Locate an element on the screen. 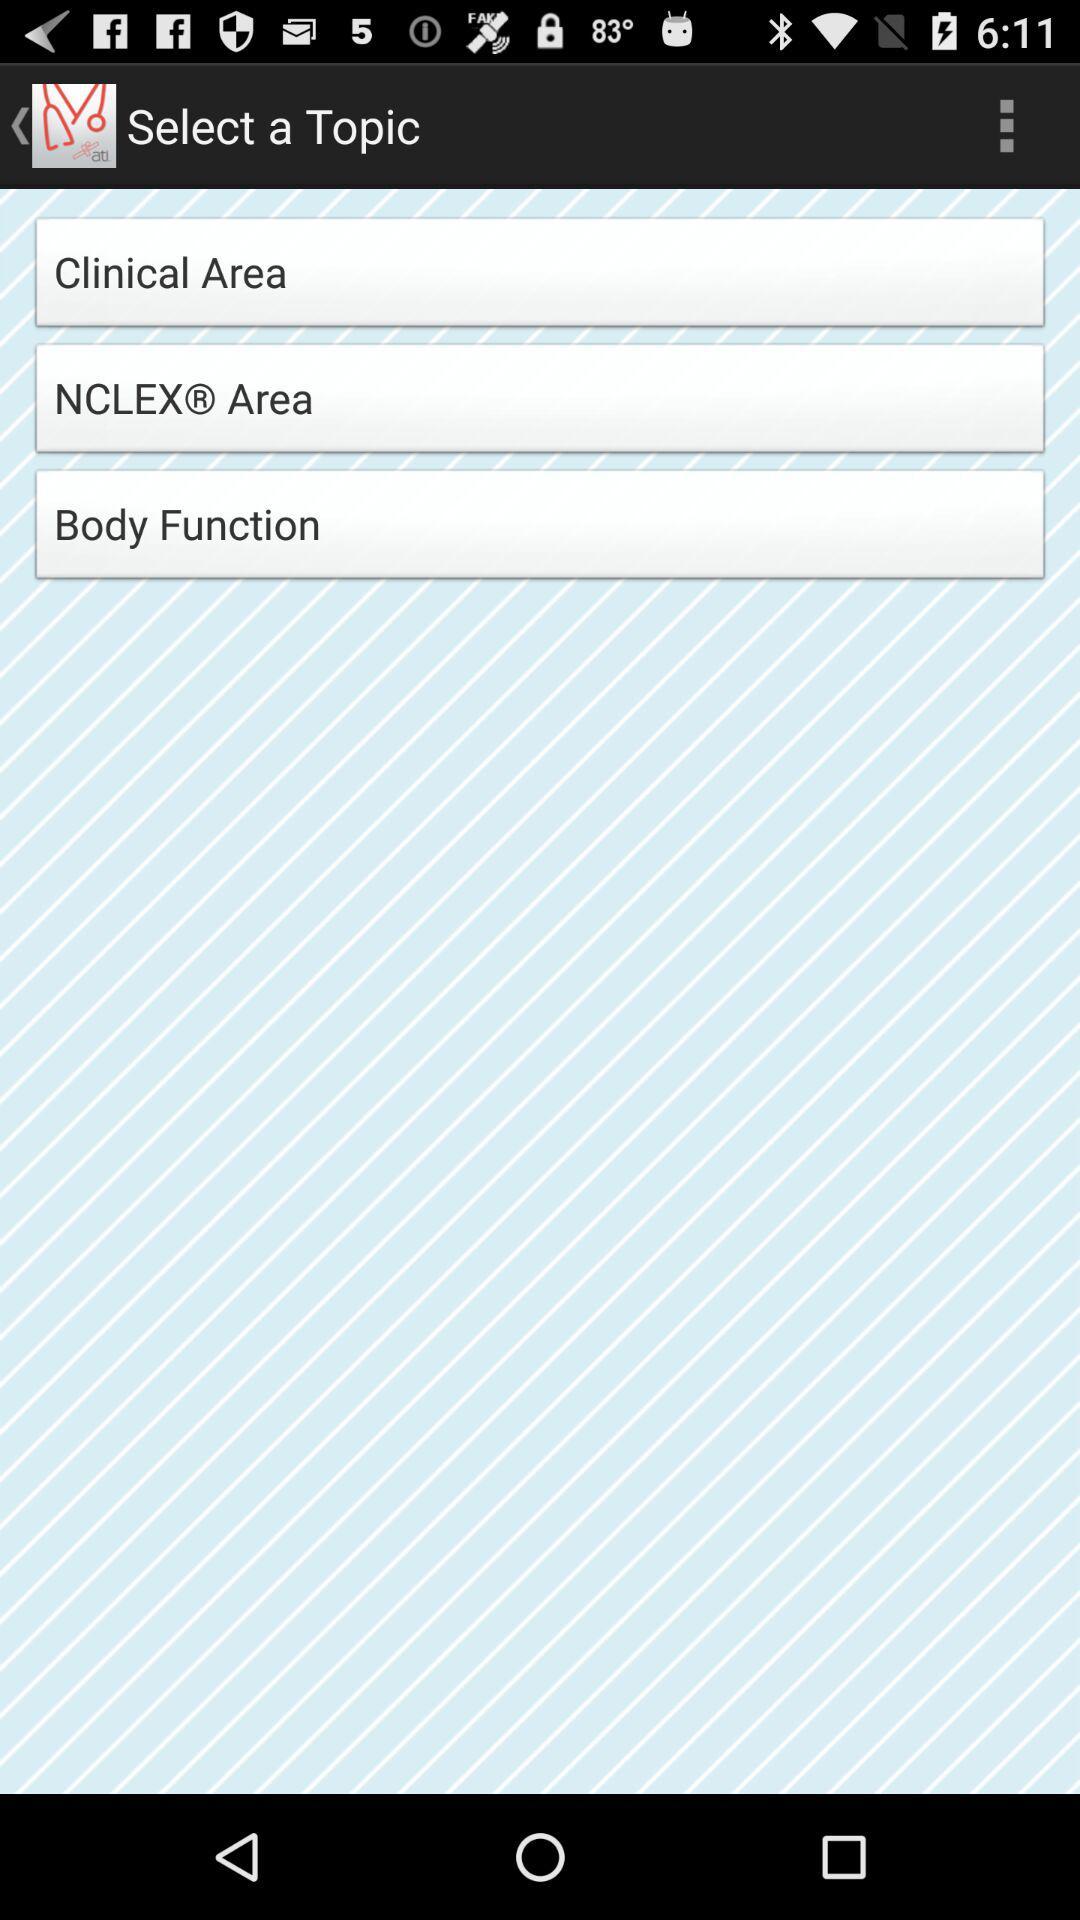 The width and height of the screenshot is (1080, 1920). the icon at the top right corner is located at coordinates (1006, 124).